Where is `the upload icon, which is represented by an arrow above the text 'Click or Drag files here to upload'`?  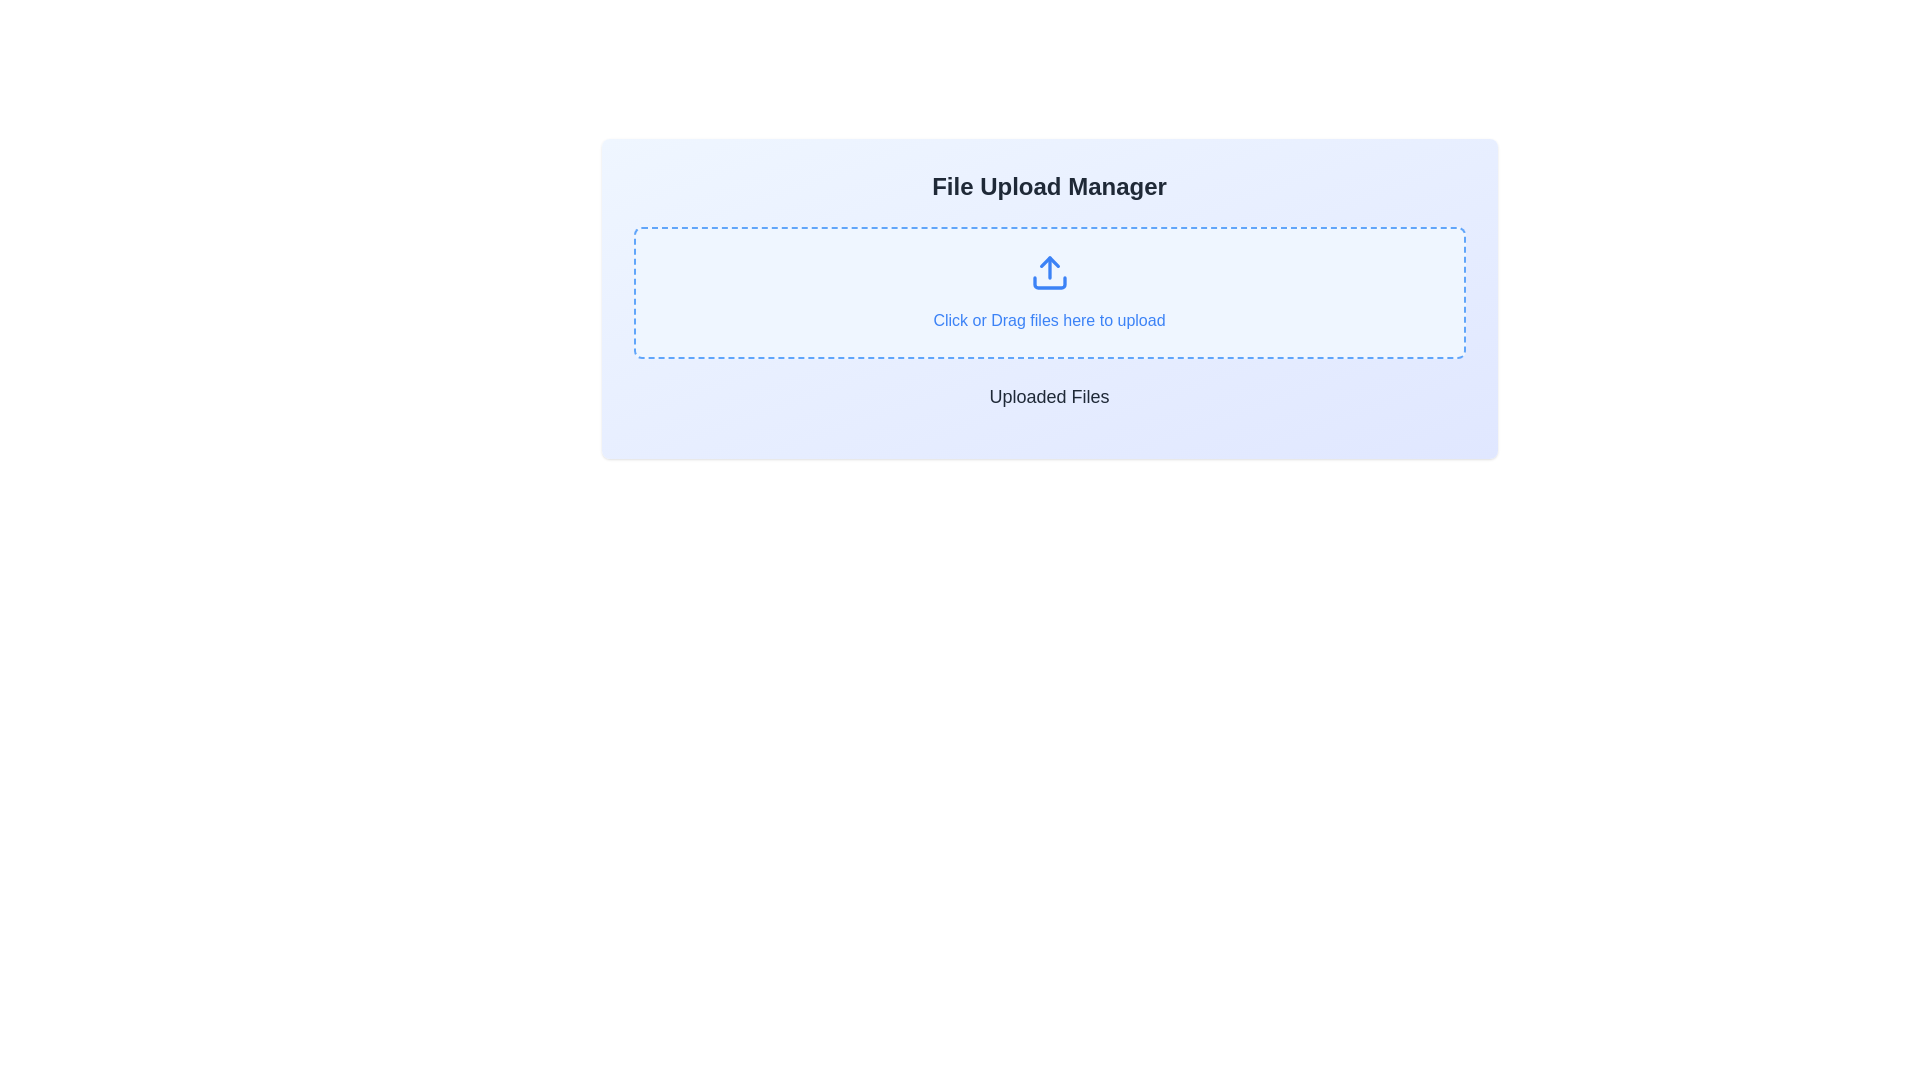
the upload icon, which is represented by an arrow above the text 'Click or Drag files here to upload' is located at coordinates (1048, 273).